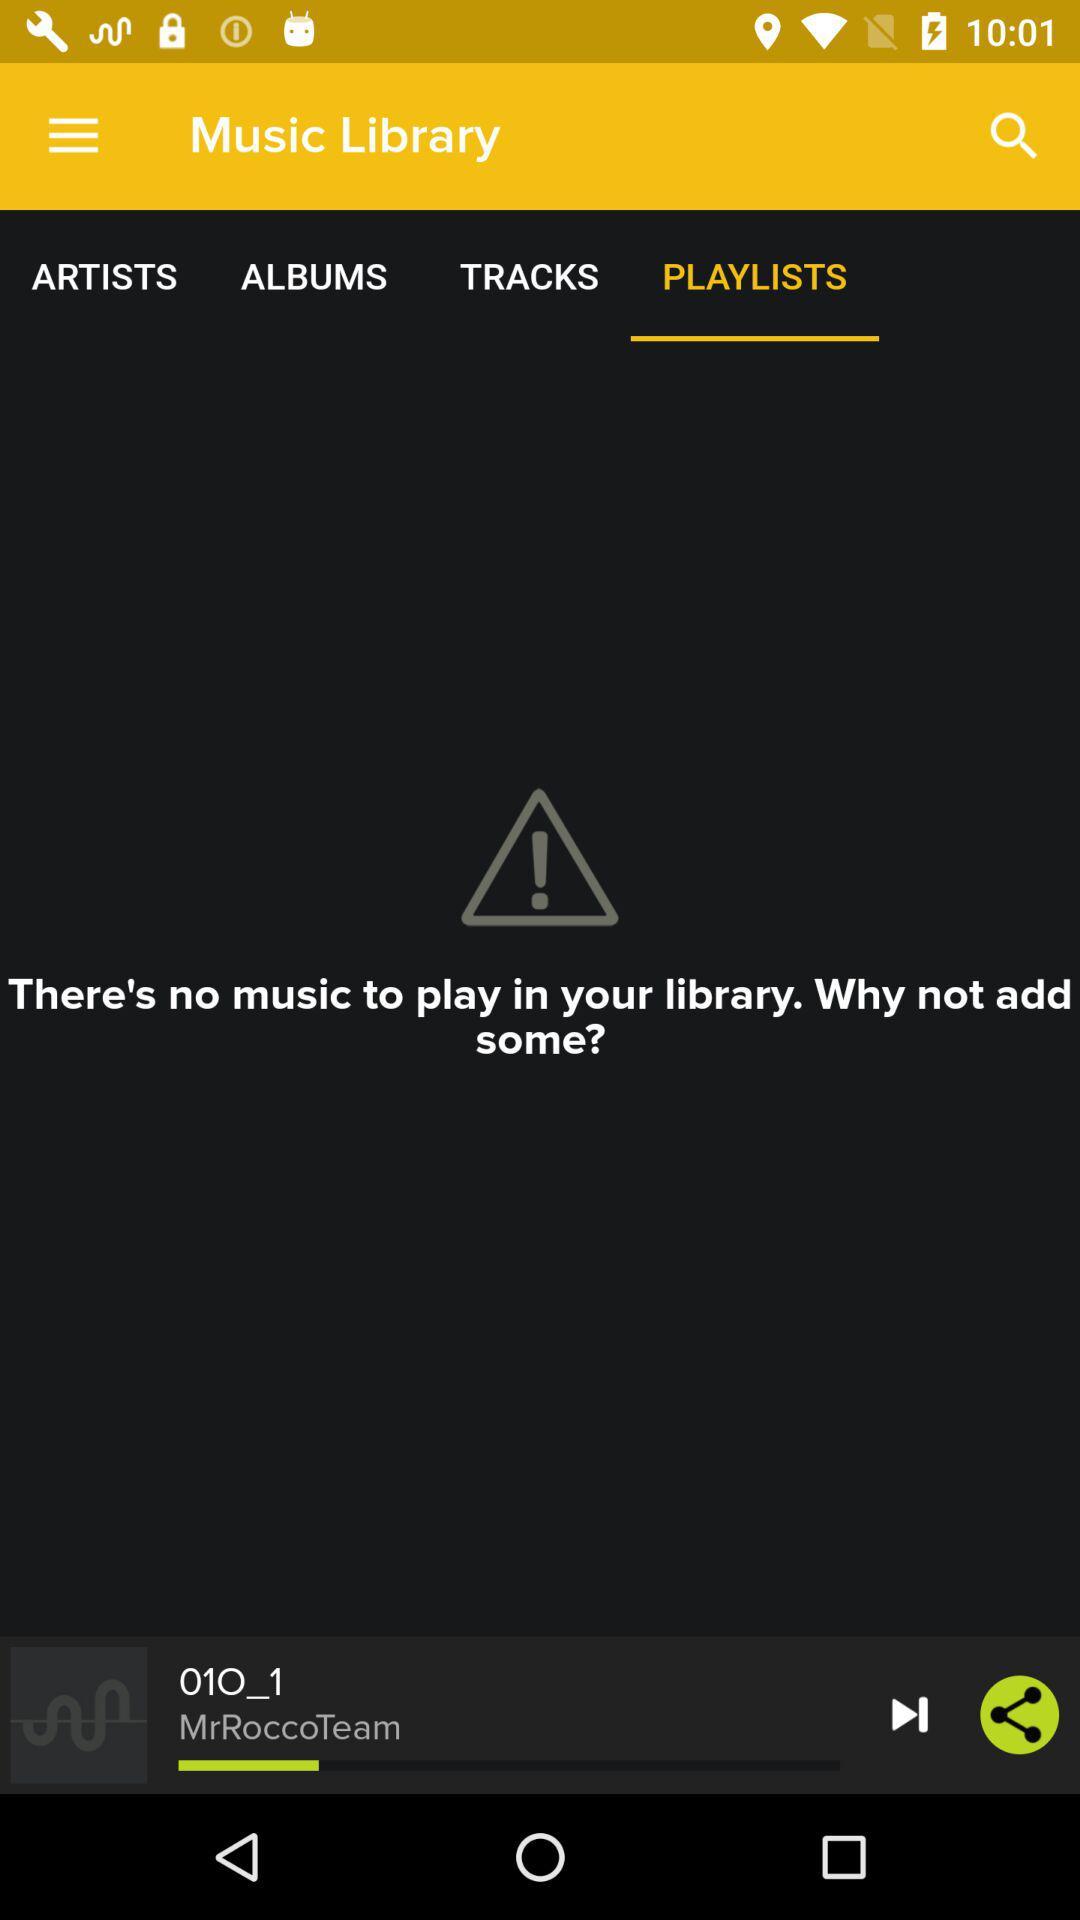 The height and width of the screenshot is (1920, 1080). I want to click on the item to the right of music library icon, so click(1014, 135).